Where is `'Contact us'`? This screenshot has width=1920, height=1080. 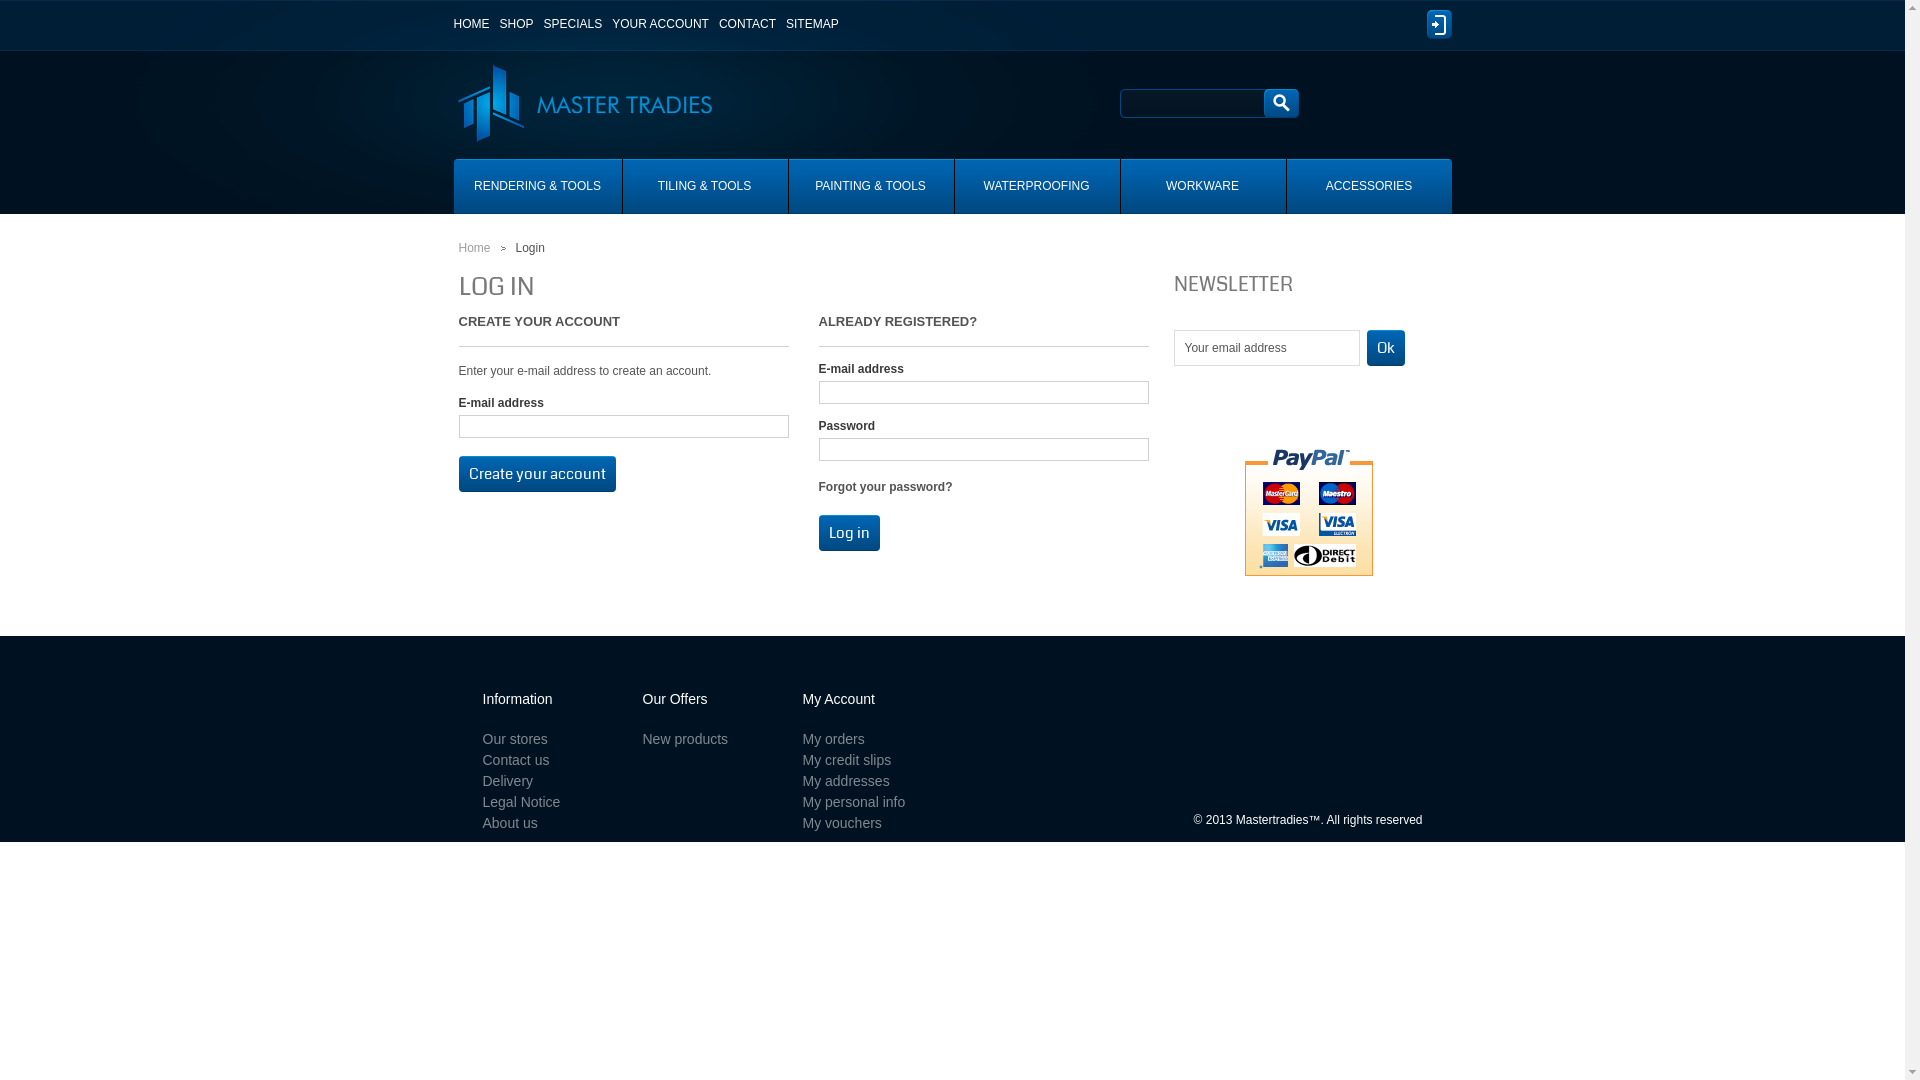
'Contact us' is located at coordinates (515, 759).